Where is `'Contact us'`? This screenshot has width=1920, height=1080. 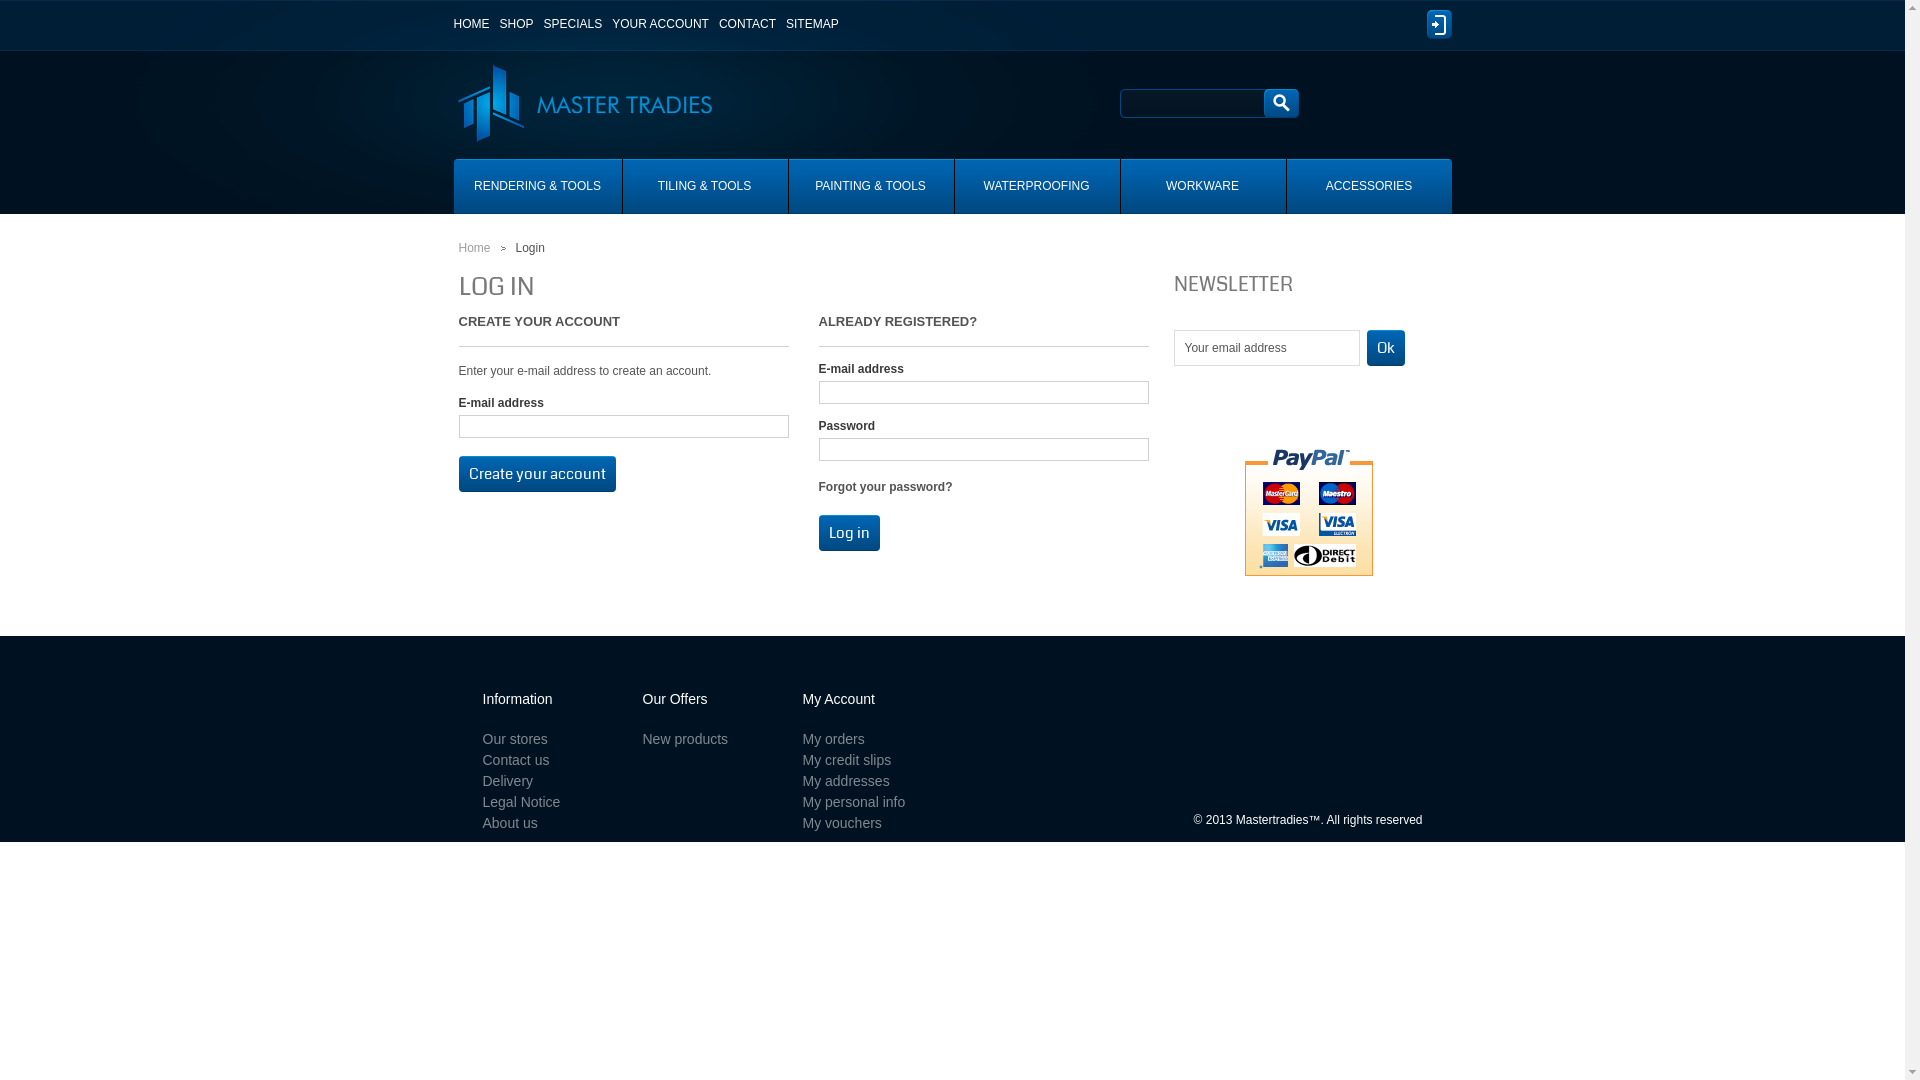
'Contact us' is located at coordinates (515, 759).